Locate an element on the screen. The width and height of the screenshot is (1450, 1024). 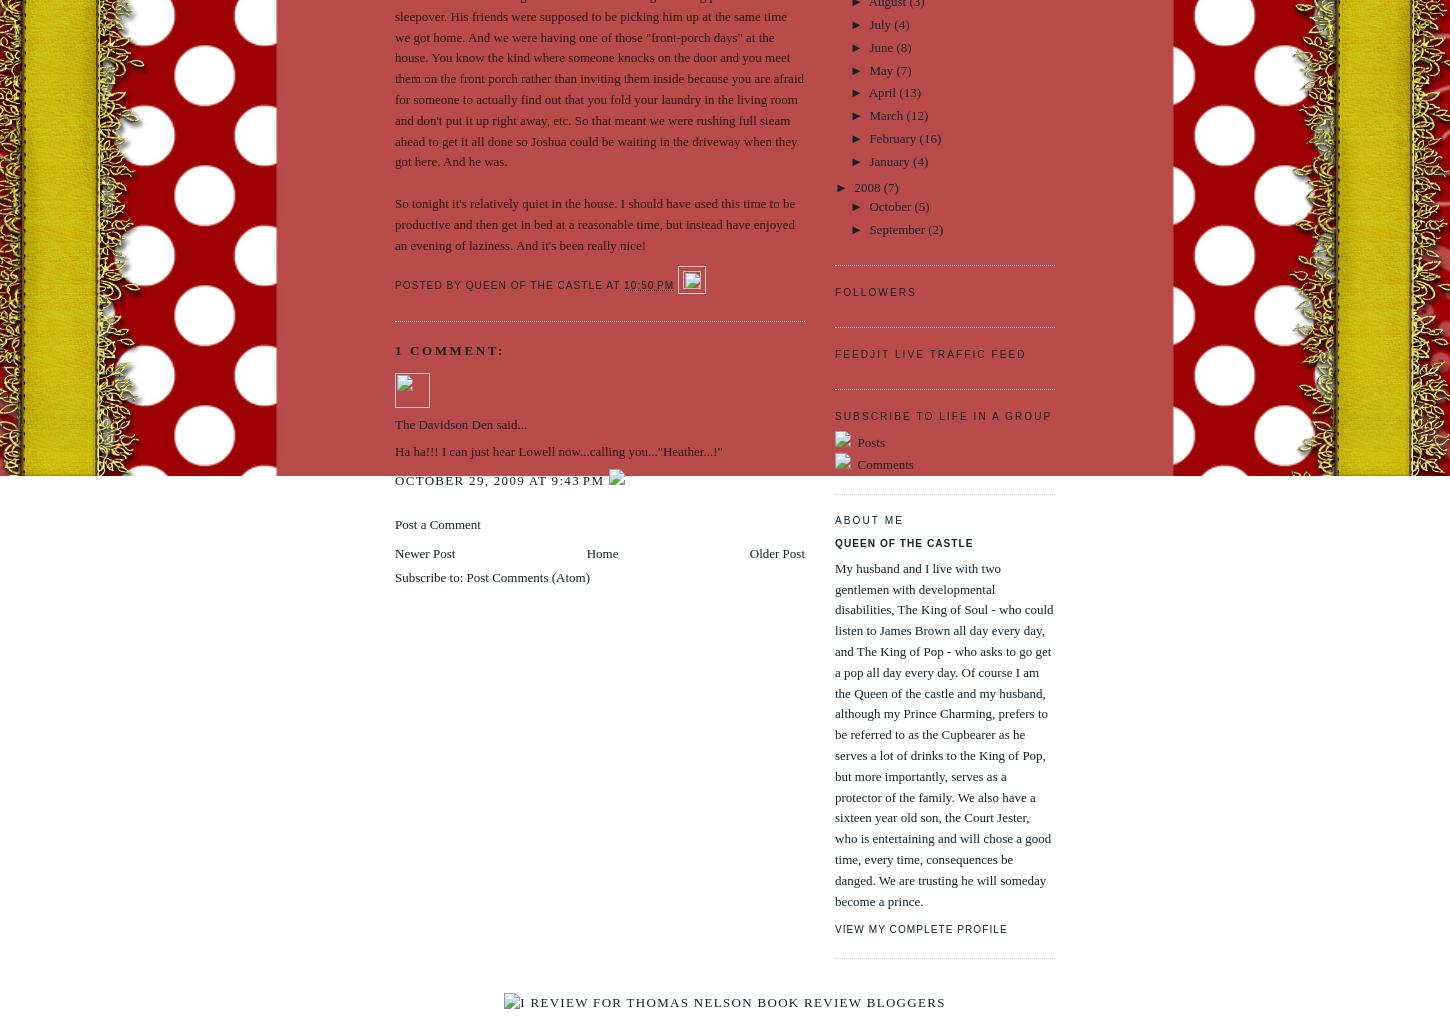
'Post a Comment' is located at coordinates (393, 523).